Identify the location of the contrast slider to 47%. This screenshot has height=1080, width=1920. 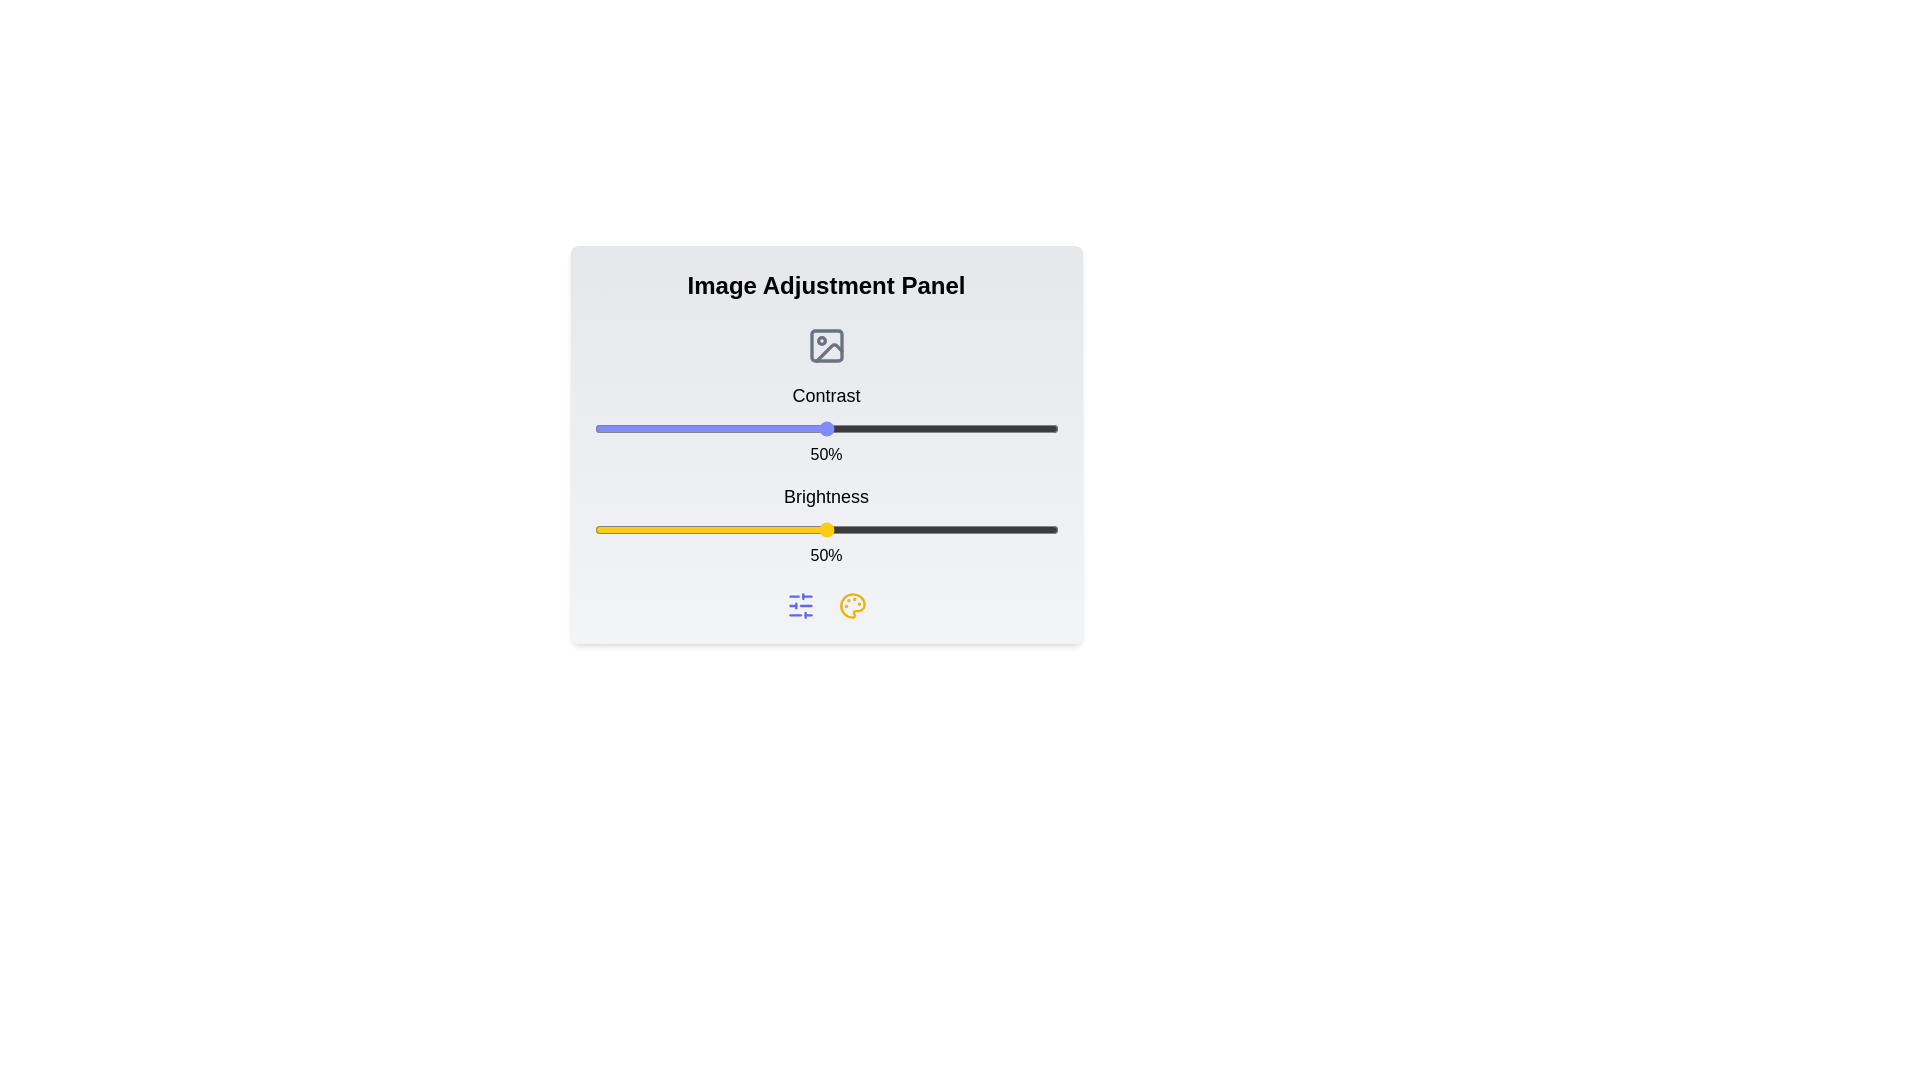
(812, 427).